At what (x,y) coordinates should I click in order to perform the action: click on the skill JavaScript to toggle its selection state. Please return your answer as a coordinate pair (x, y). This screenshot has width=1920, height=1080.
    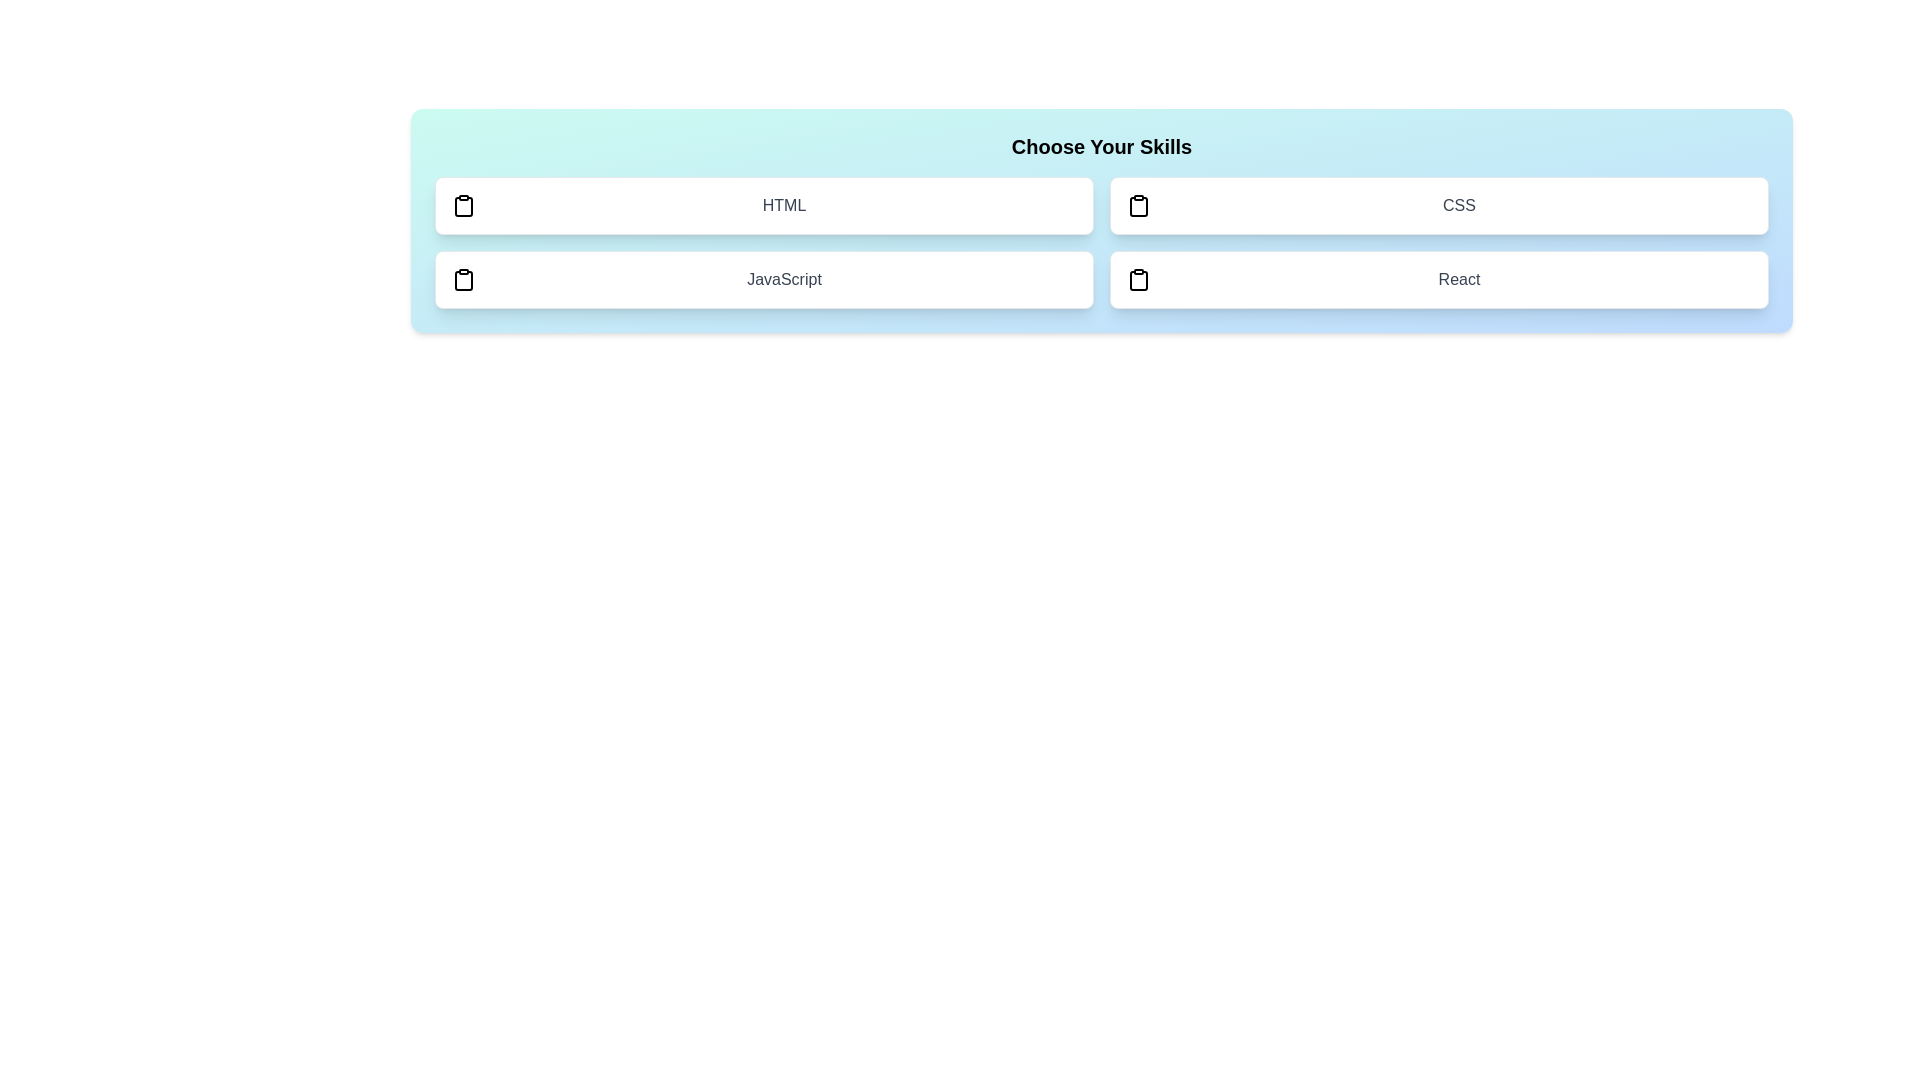
    Looking at the image, I should click on (763, 280).